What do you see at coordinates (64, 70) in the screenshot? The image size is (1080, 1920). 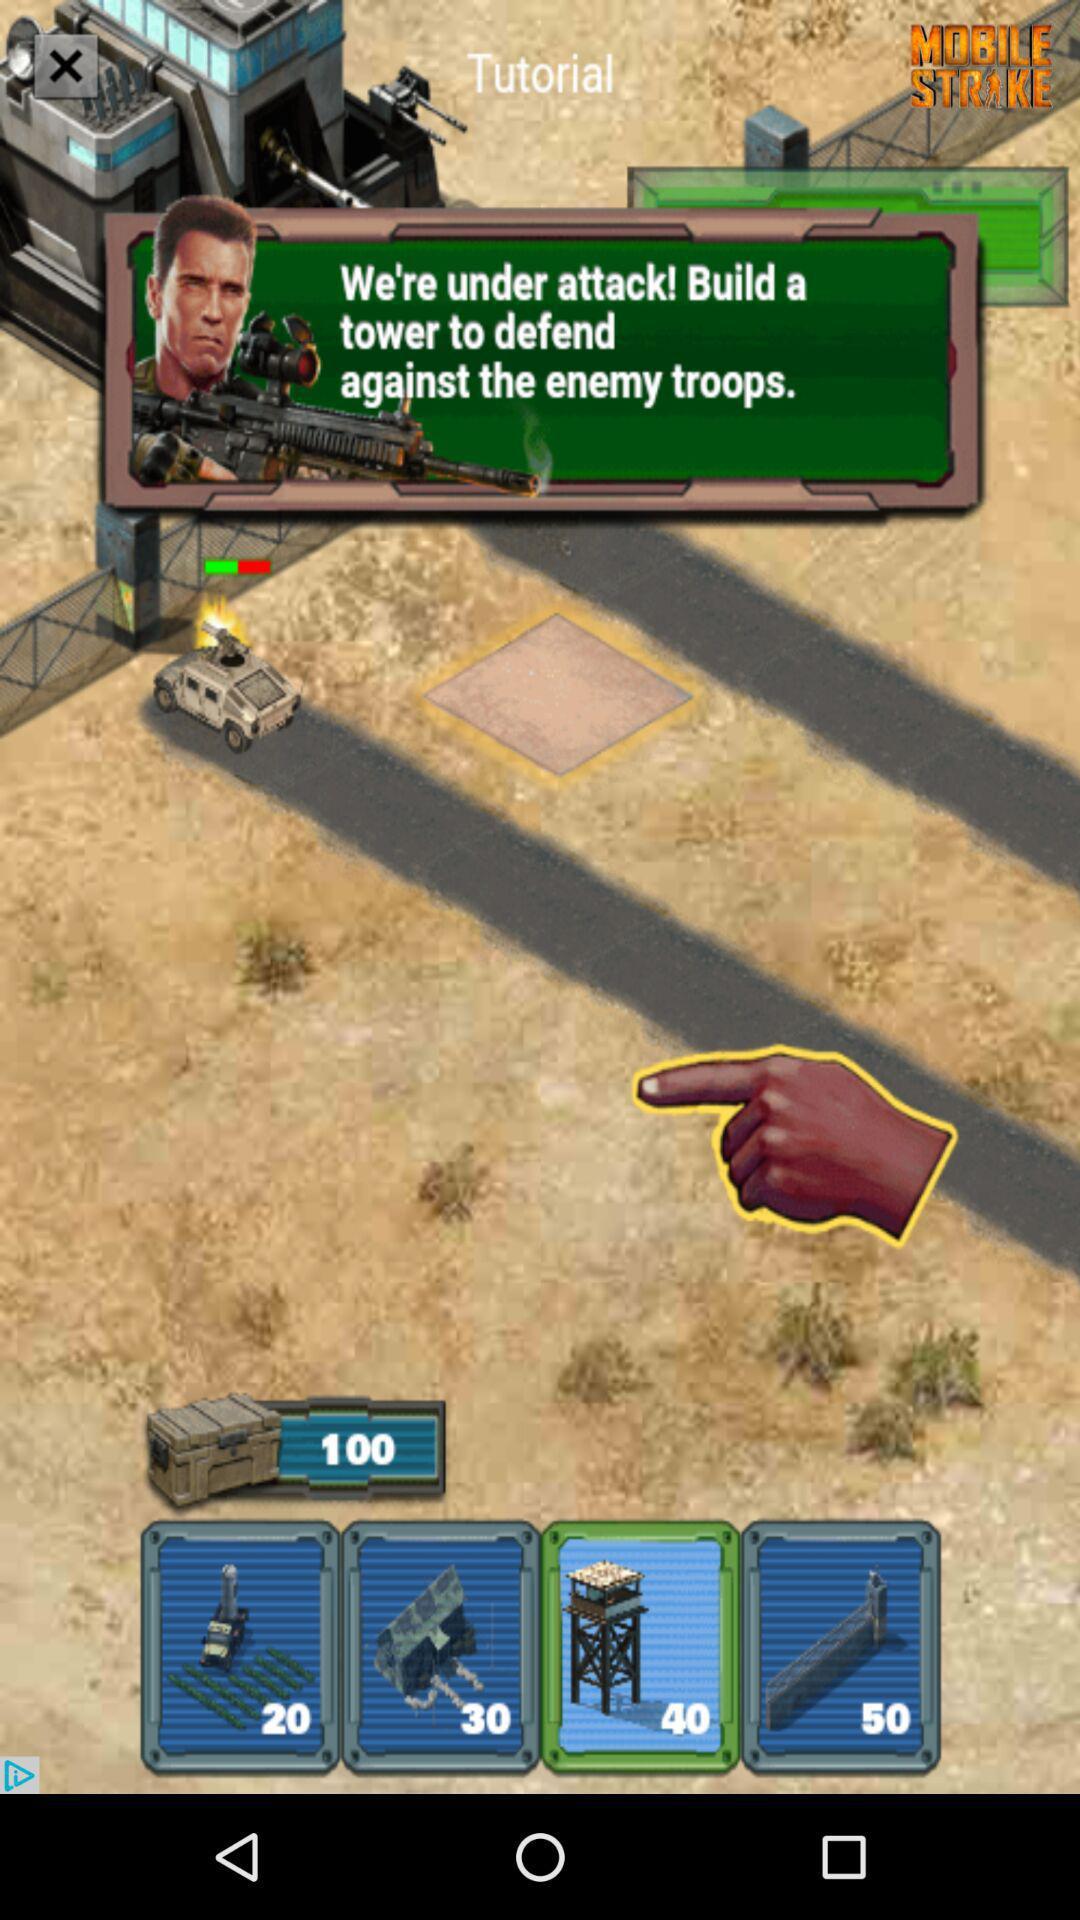 I see `the close icon` at bounding box center [64, 70].